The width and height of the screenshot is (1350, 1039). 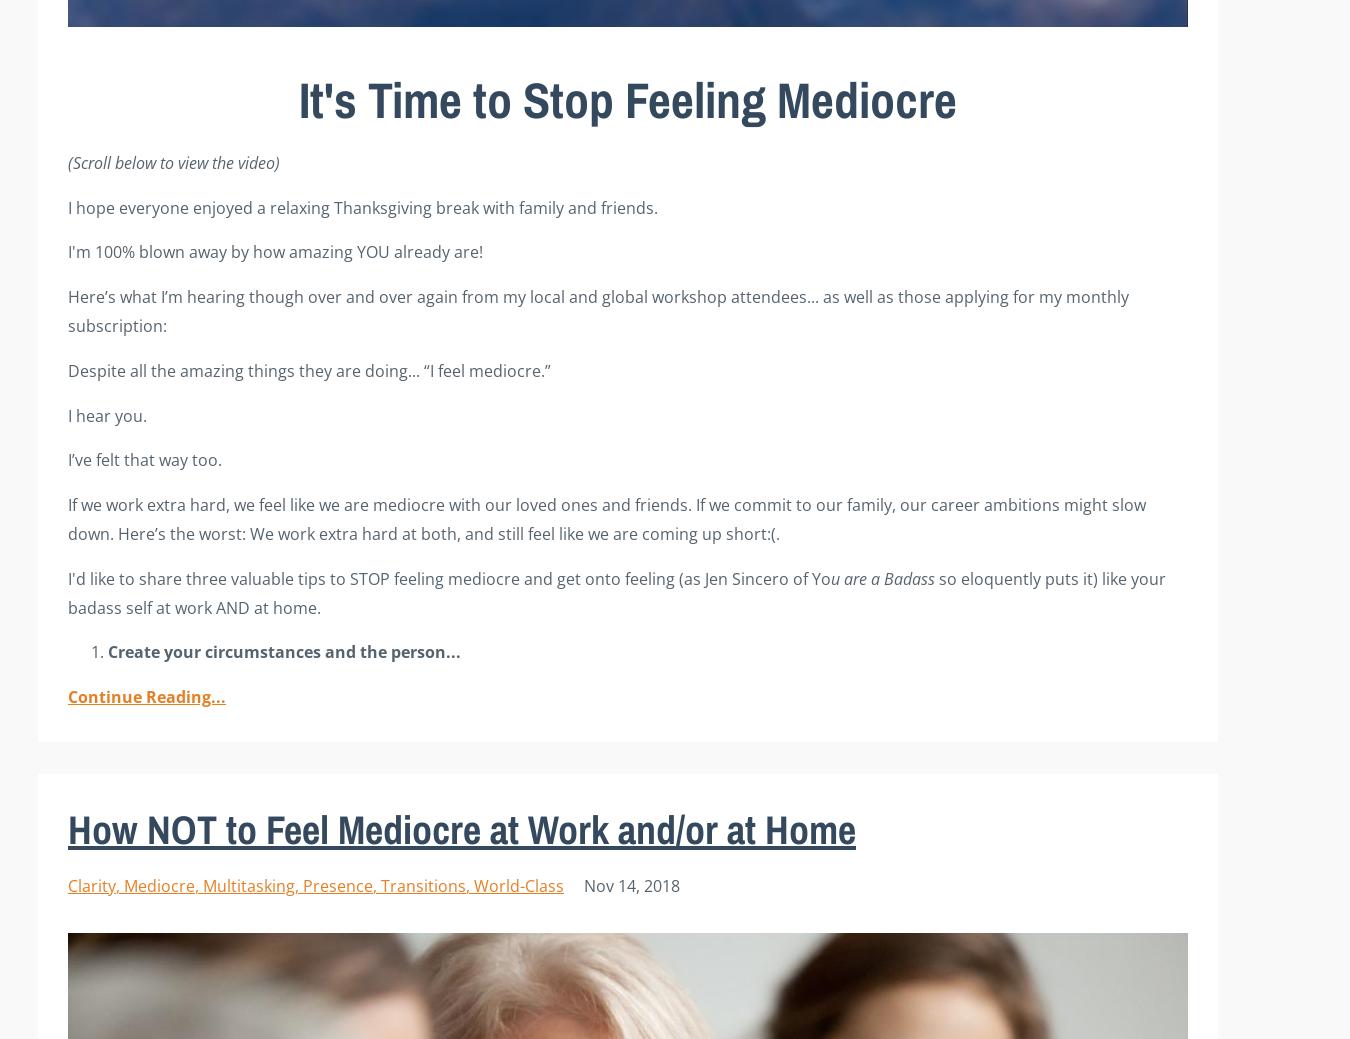 What do you see at coordinates (90, 885) in the screenshot?
I see `'clarity'` at bounding box center [90, 885].